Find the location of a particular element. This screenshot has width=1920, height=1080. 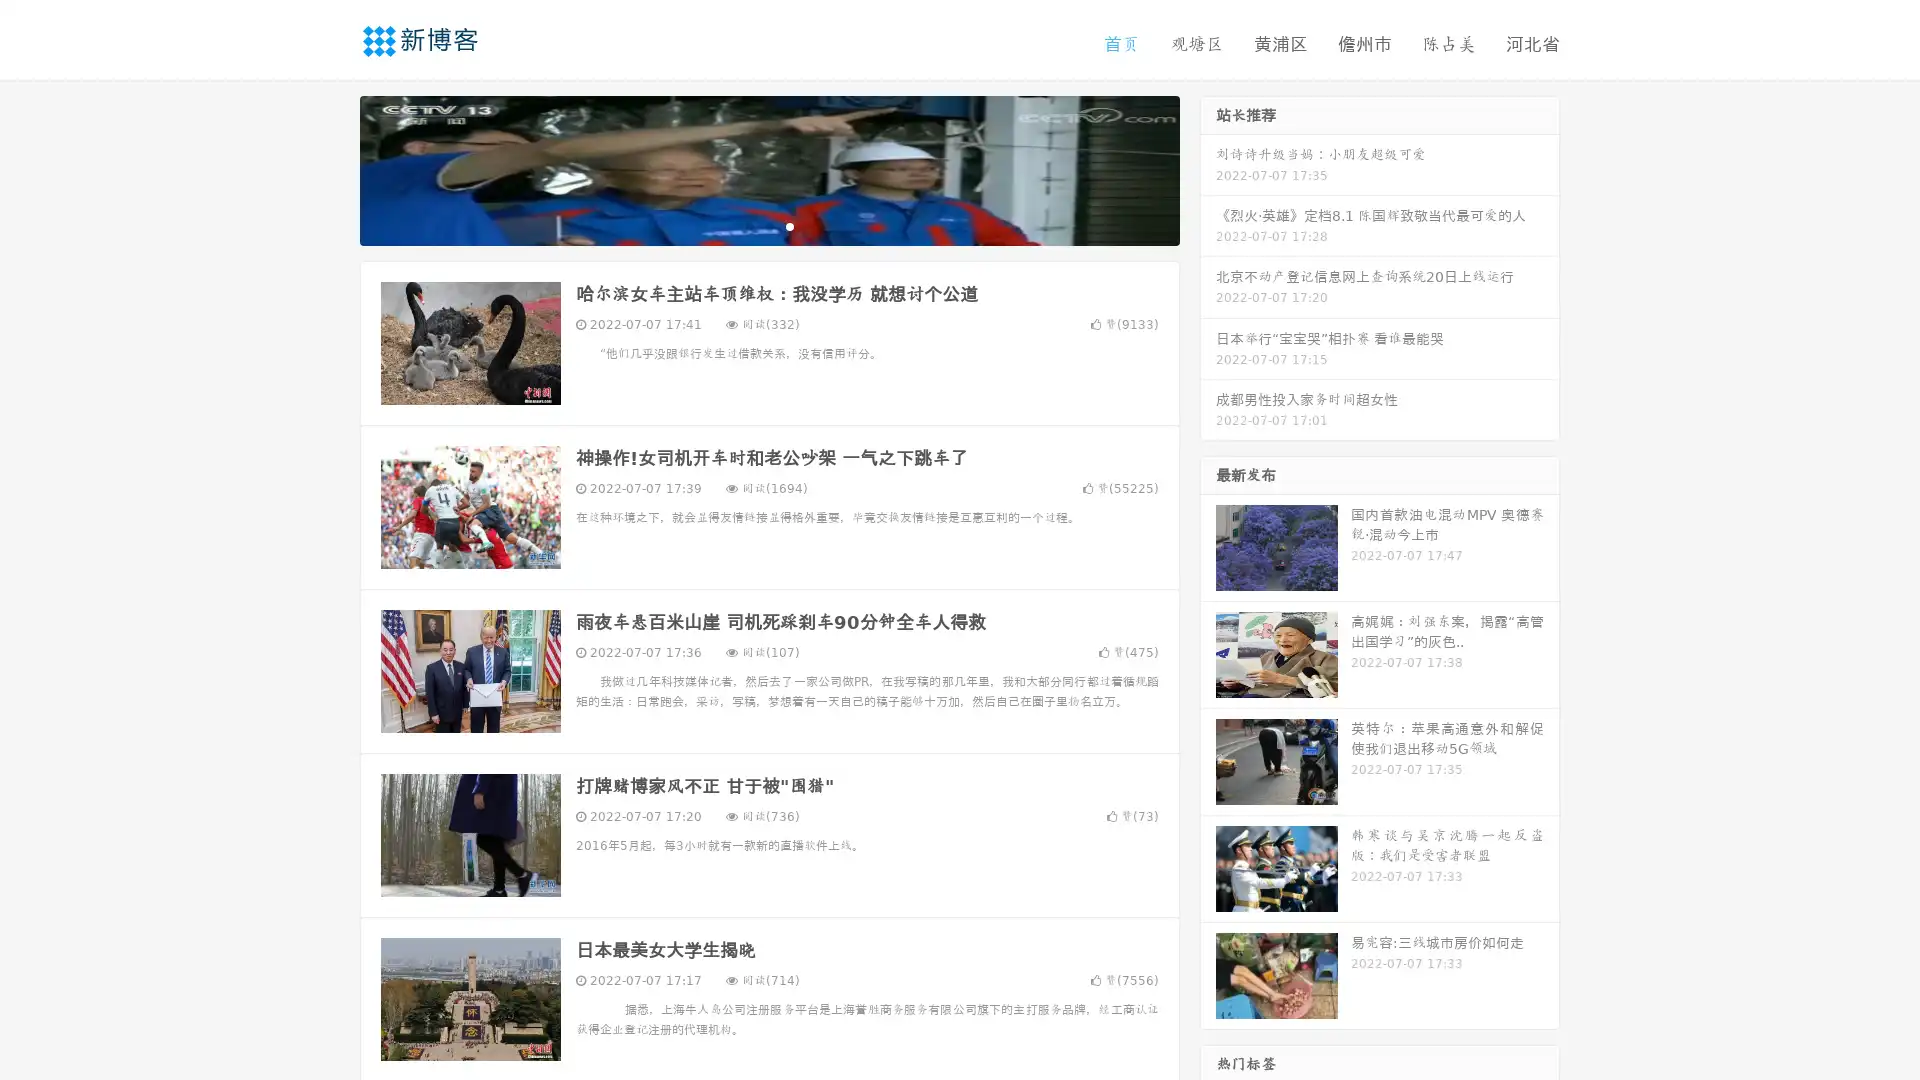

Next slide is located at coordinates (1208, 168).